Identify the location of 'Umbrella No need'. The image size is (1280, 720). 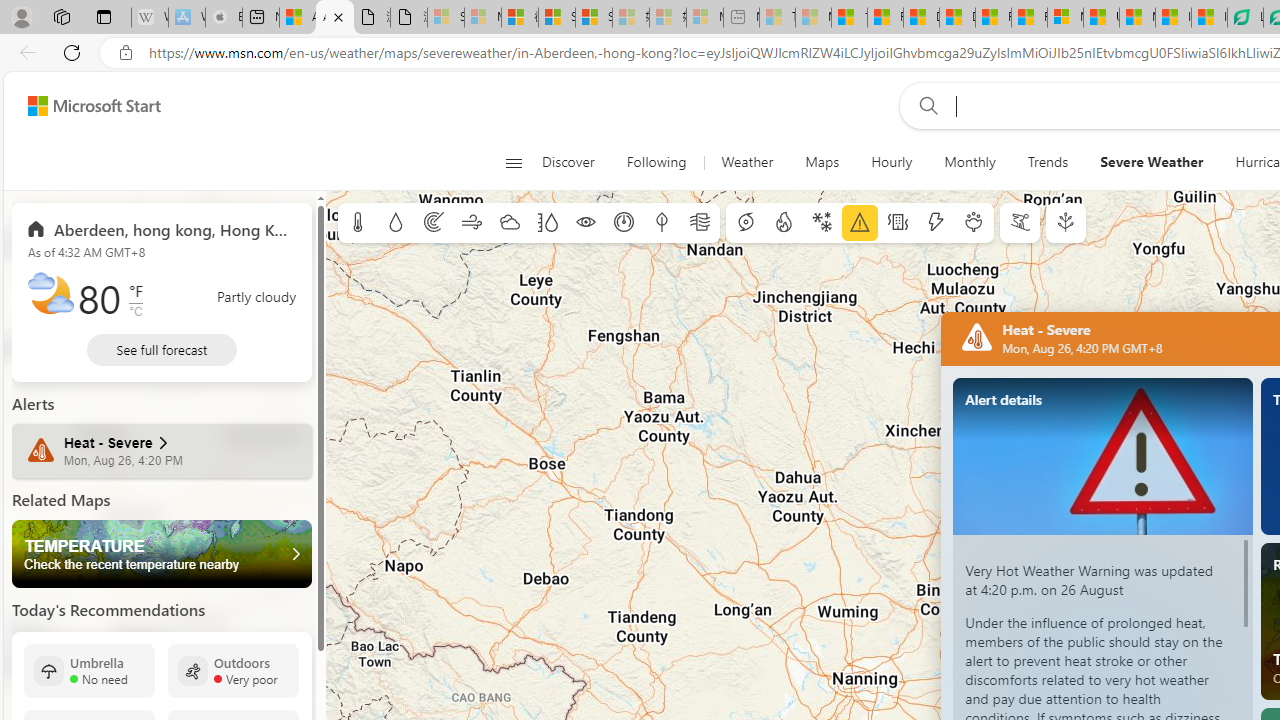
(88, 670).